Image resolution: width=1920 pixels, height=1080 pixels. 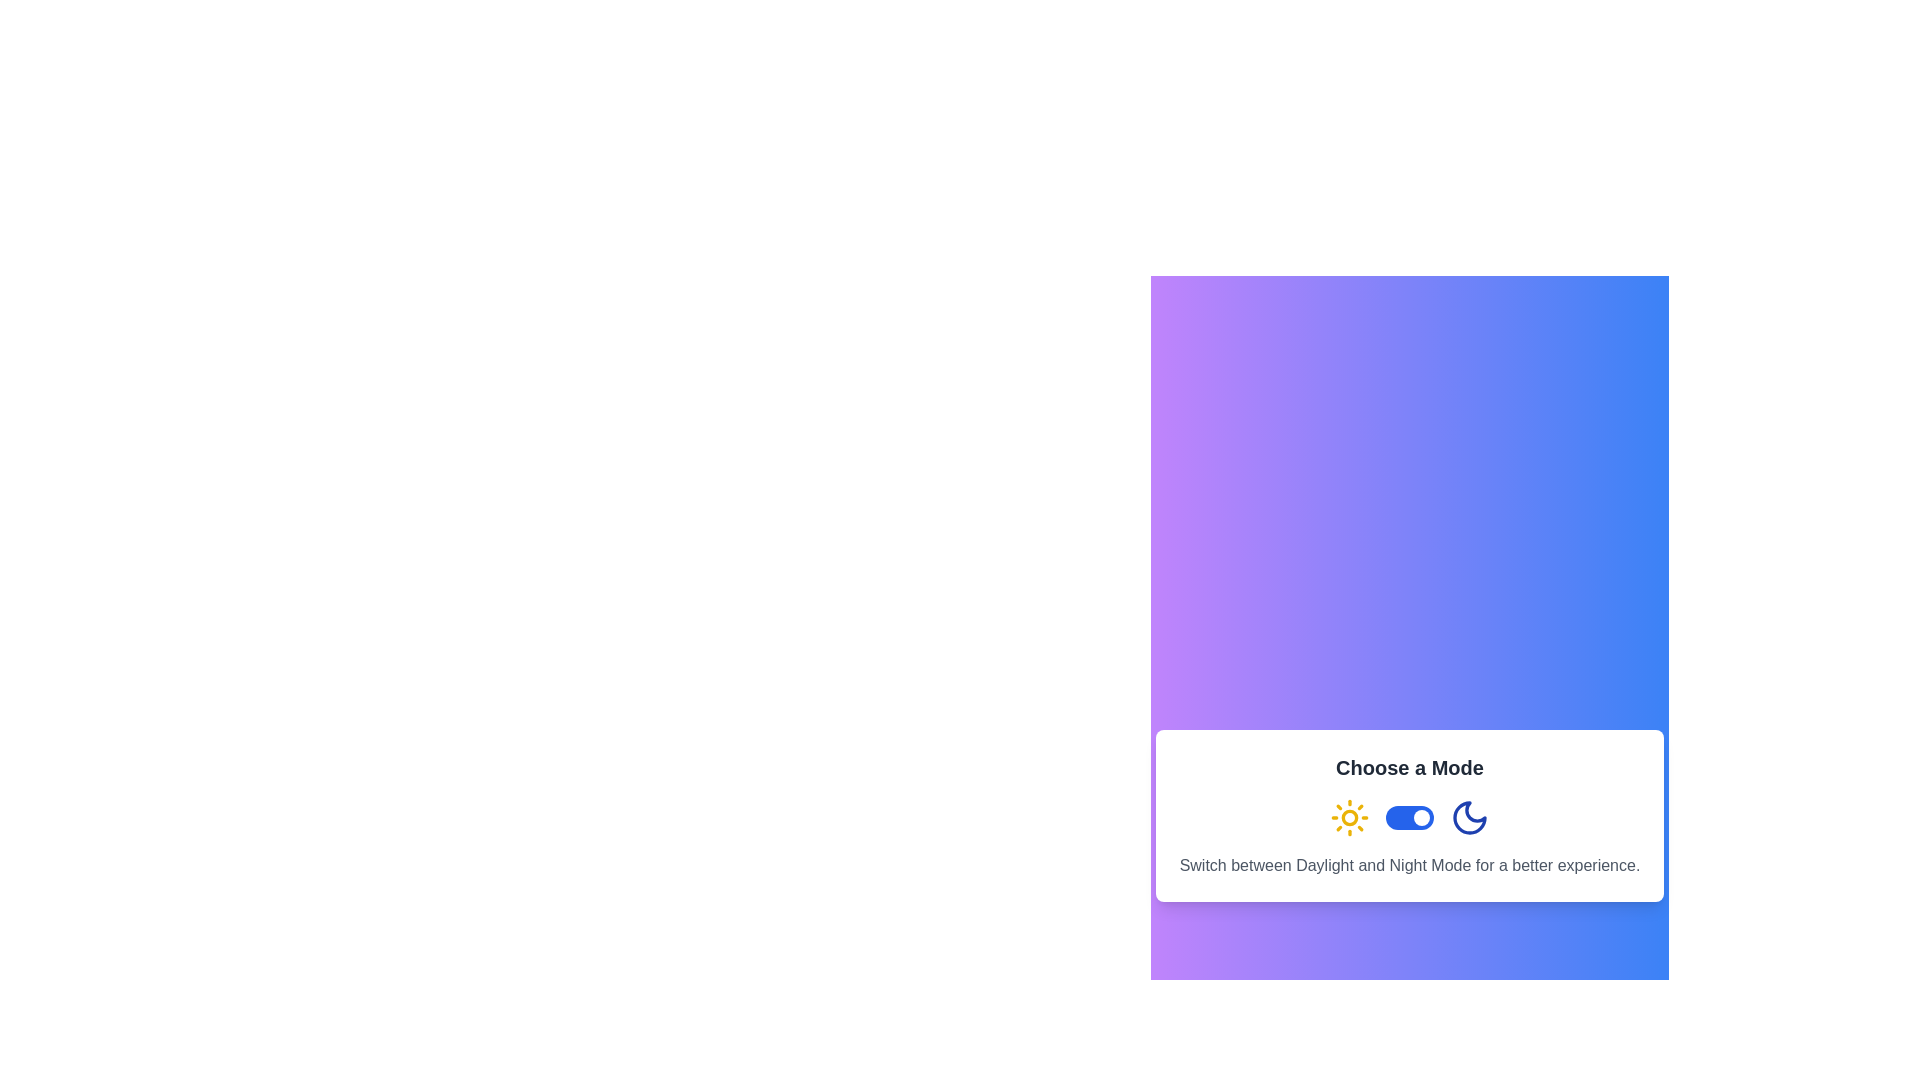 I want to click on the moon-shaped icon styled in blue, which is located immediately to the right of the toggle switch, representing the night mode theme, so click(x=1469, y=817).